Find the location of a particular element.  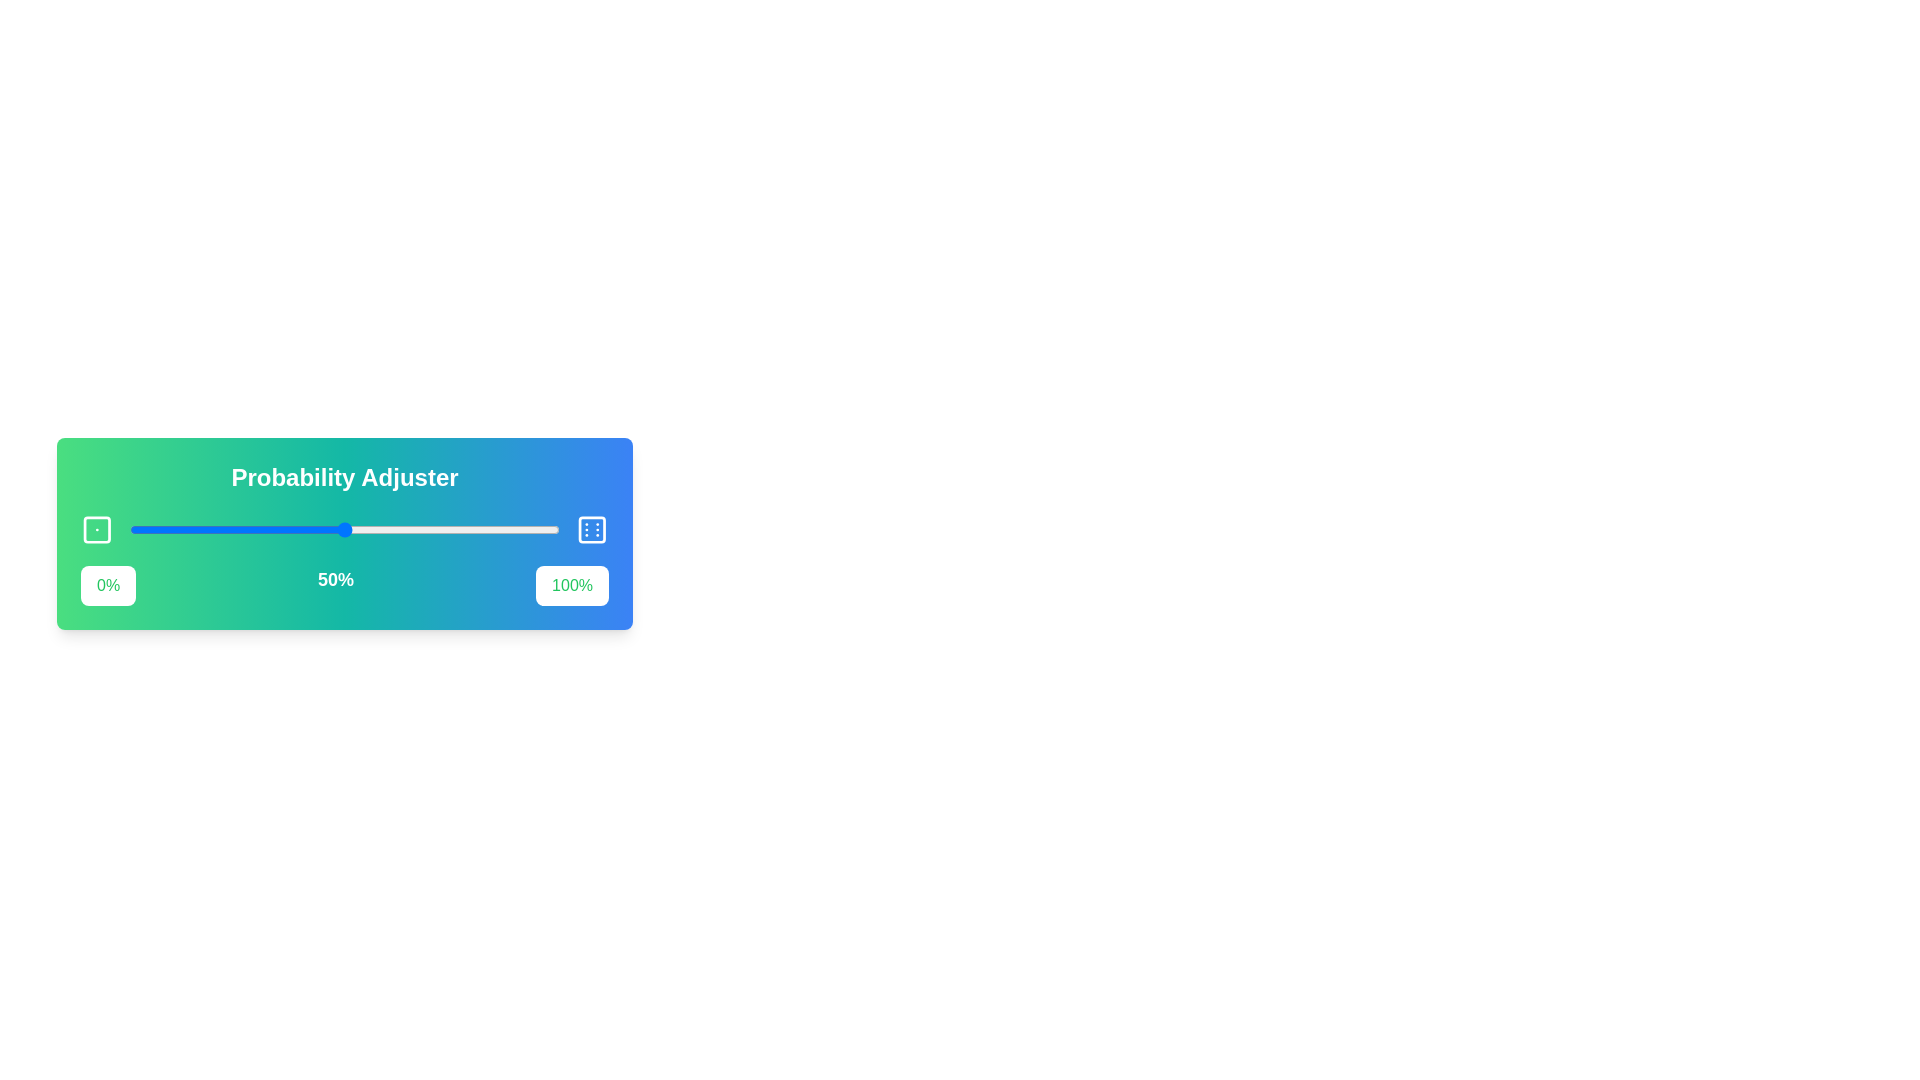

the slider to set the probability to 87% is located at coordinates (504, 528).